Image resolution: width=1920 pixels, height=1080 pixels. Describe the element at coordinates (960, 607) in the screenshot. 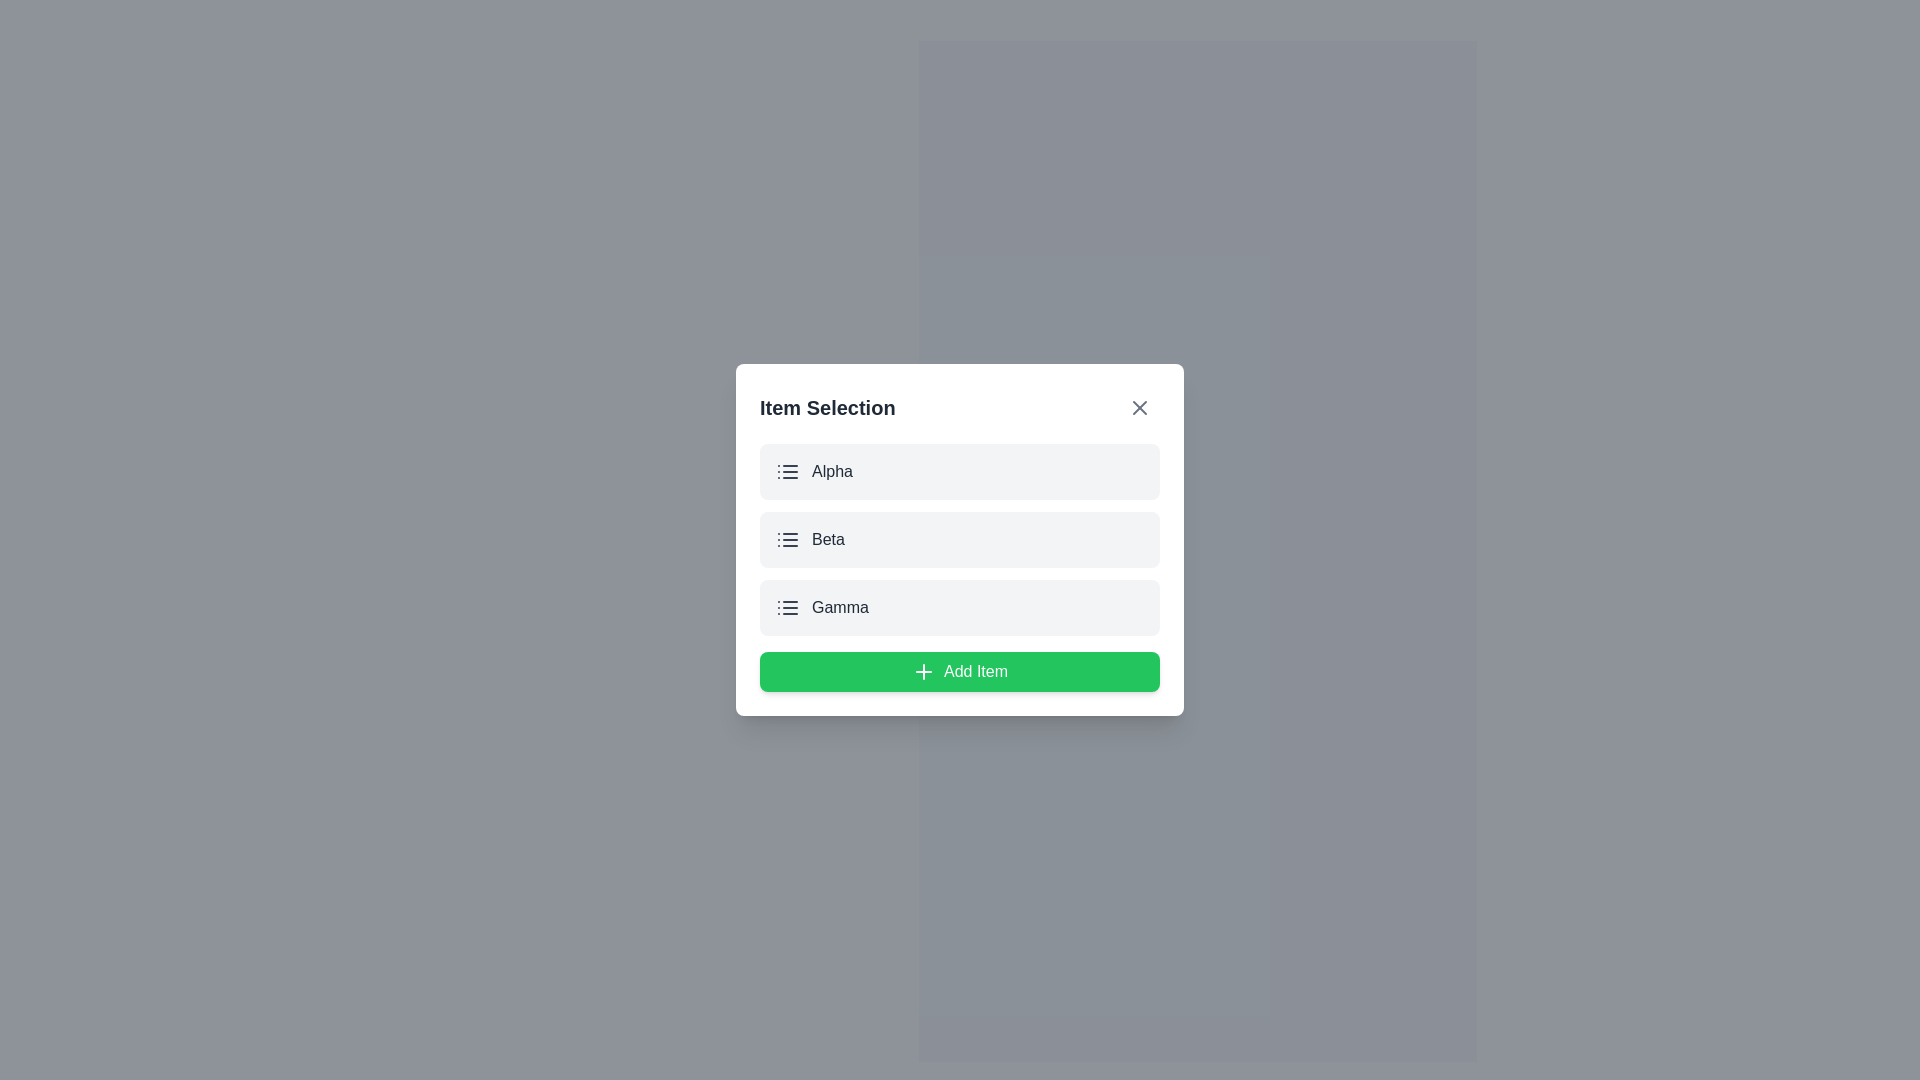

I see `the list item Gamma` at that location.